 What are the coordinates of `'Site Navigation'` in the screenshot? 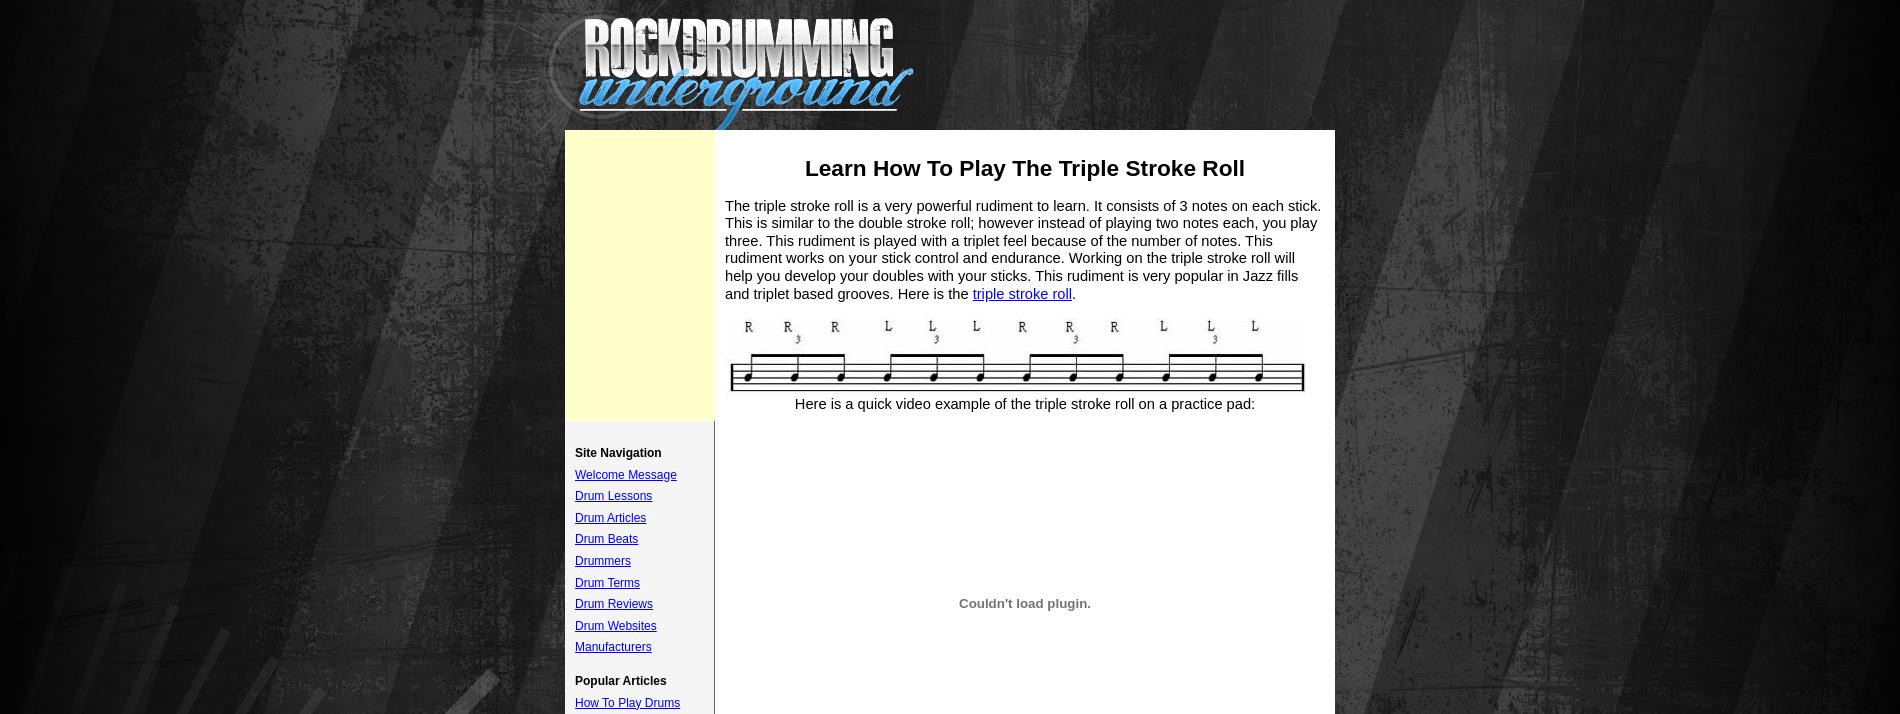 It's located at (618, 452).